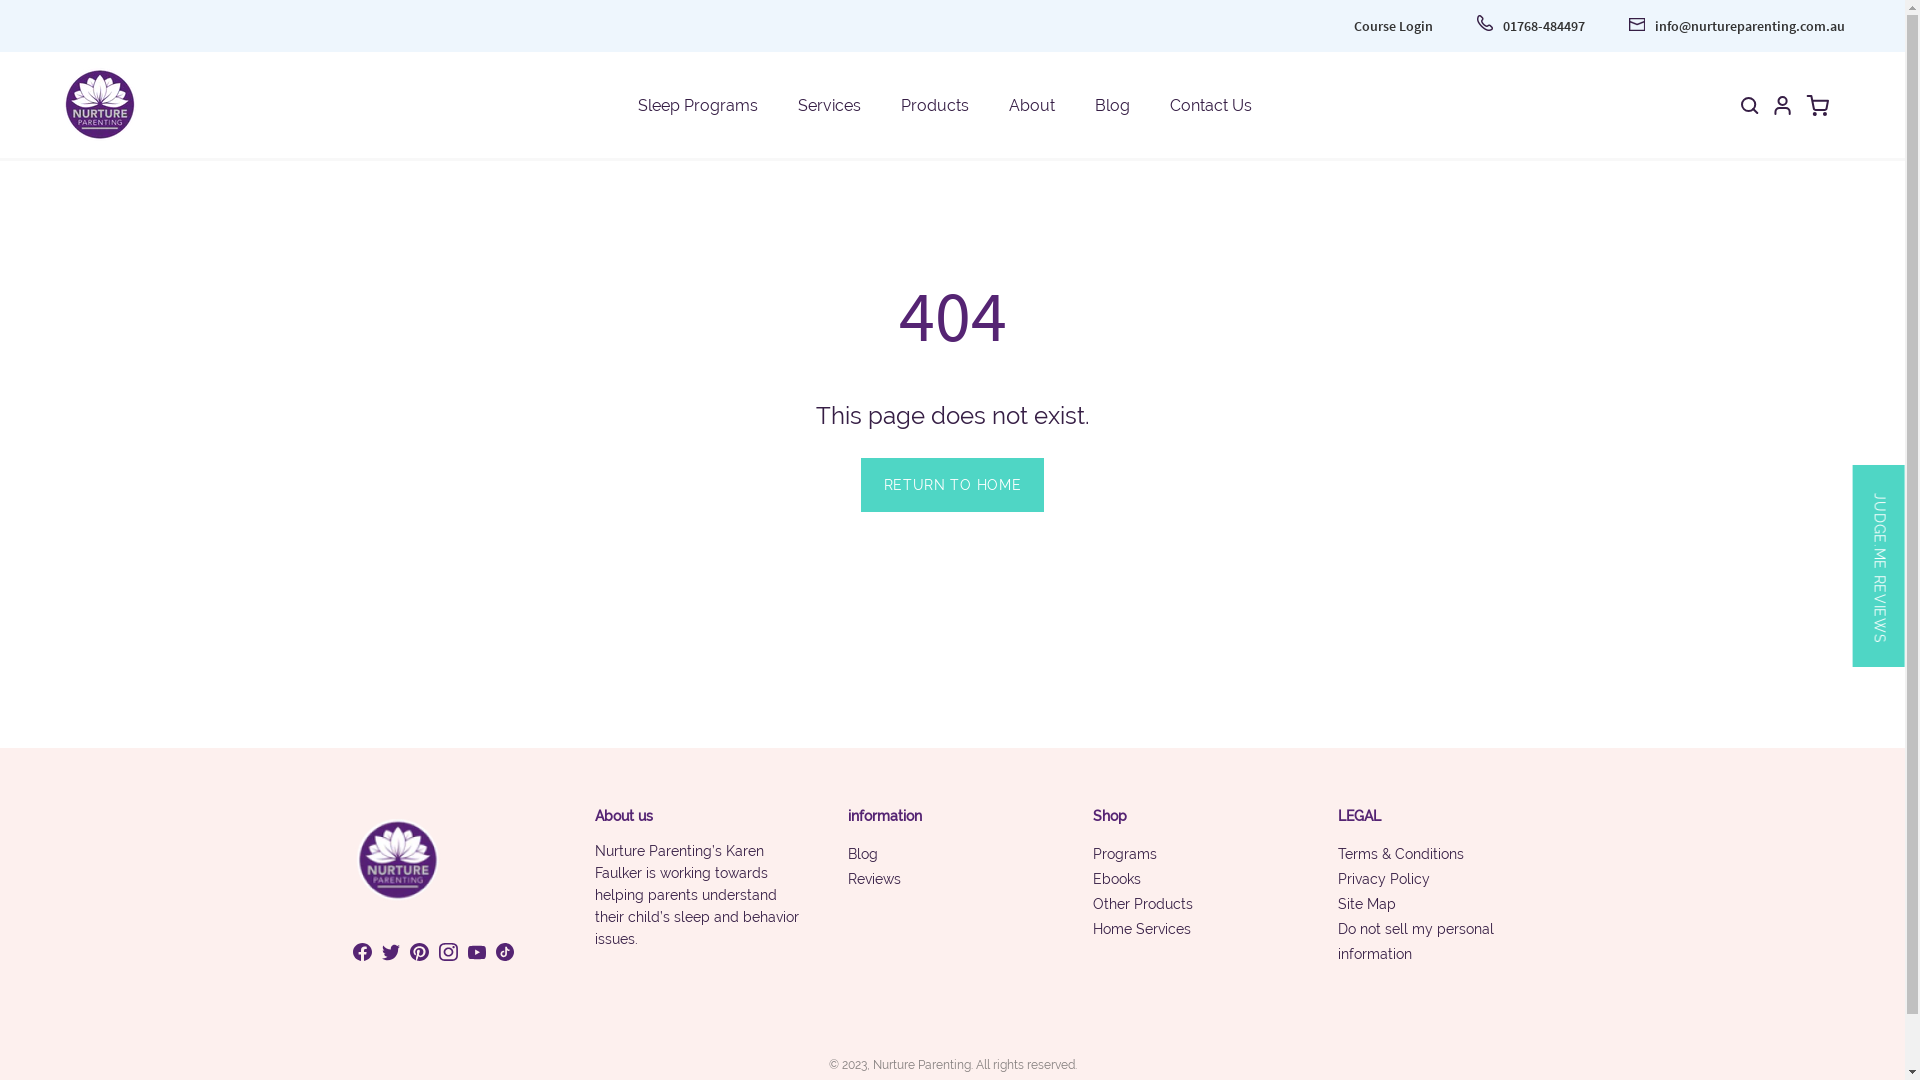 The width and height of the screenshot is (1920, 1080). I want to click on 'RETURN TO HOME', so click(952, 485).